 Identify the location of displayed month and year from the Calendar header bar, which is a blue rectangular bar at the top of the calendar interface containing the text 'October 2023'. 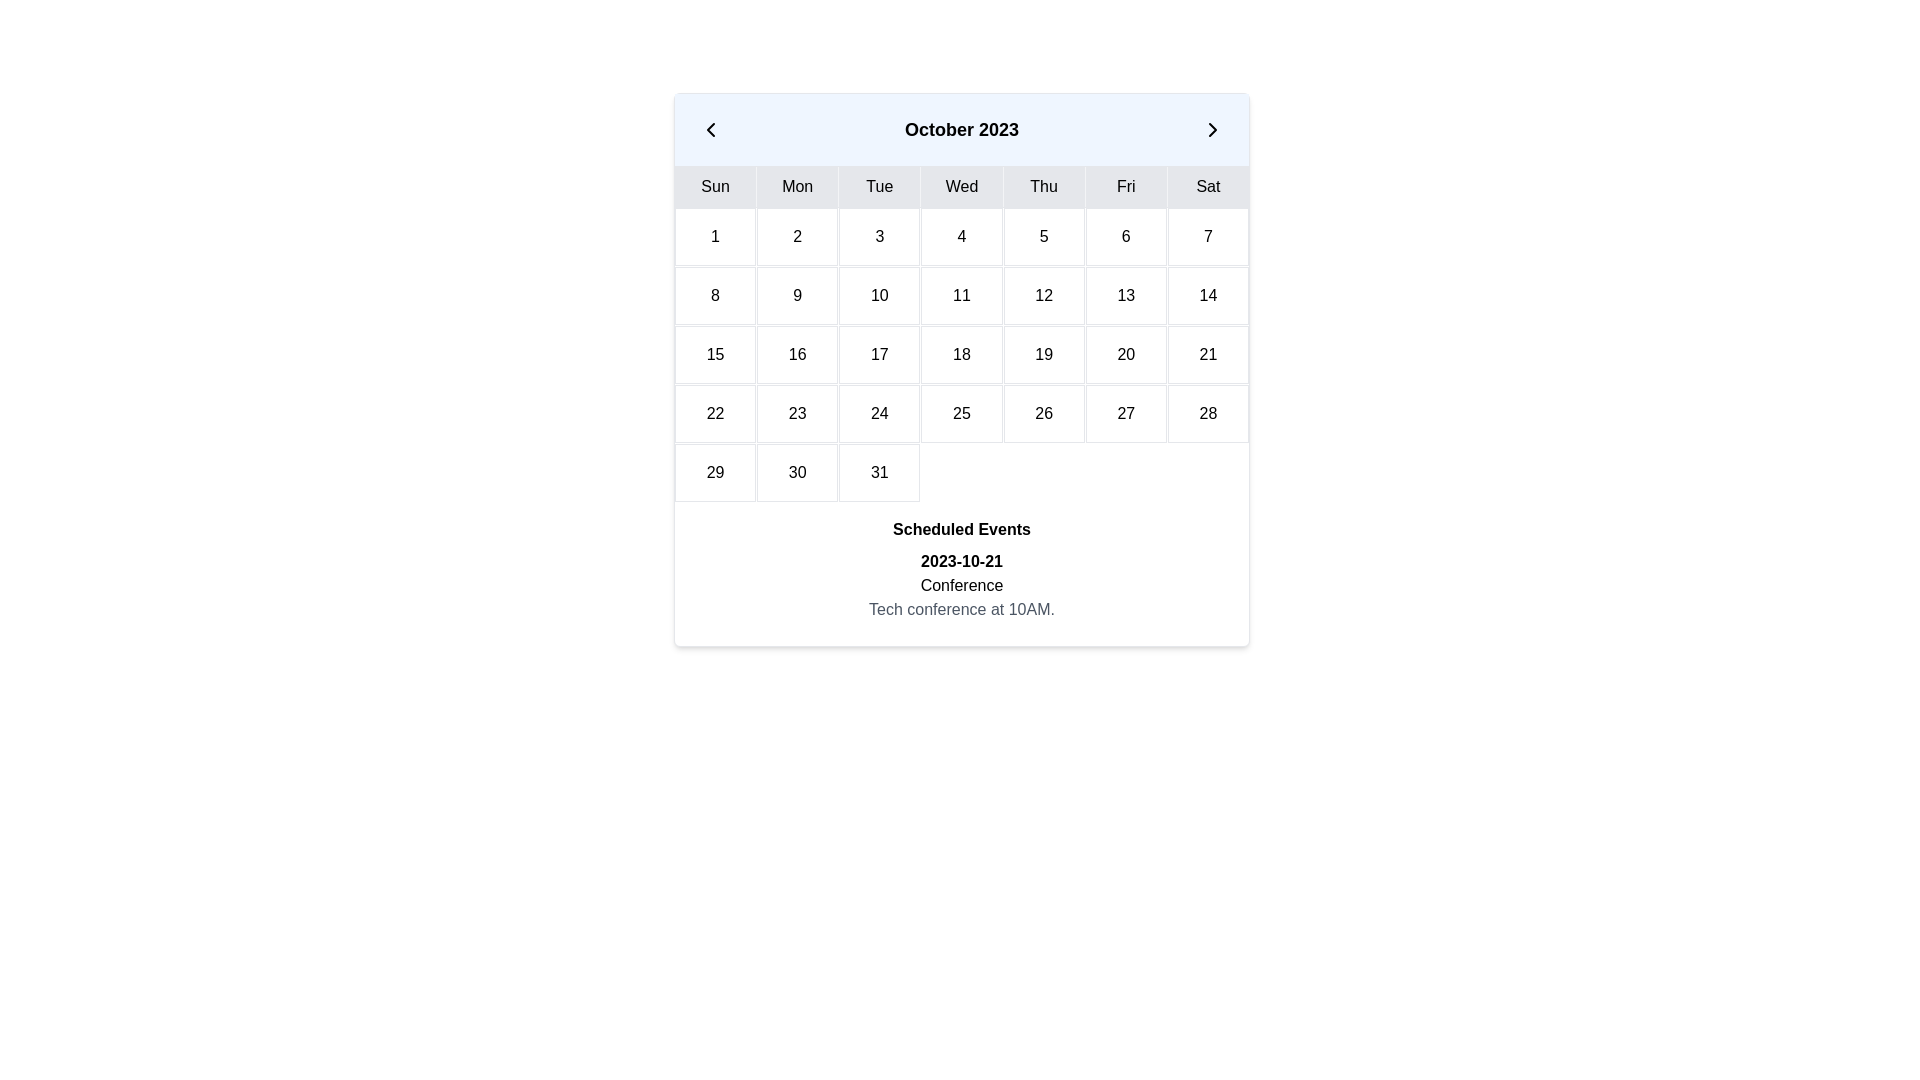
(961, 130).